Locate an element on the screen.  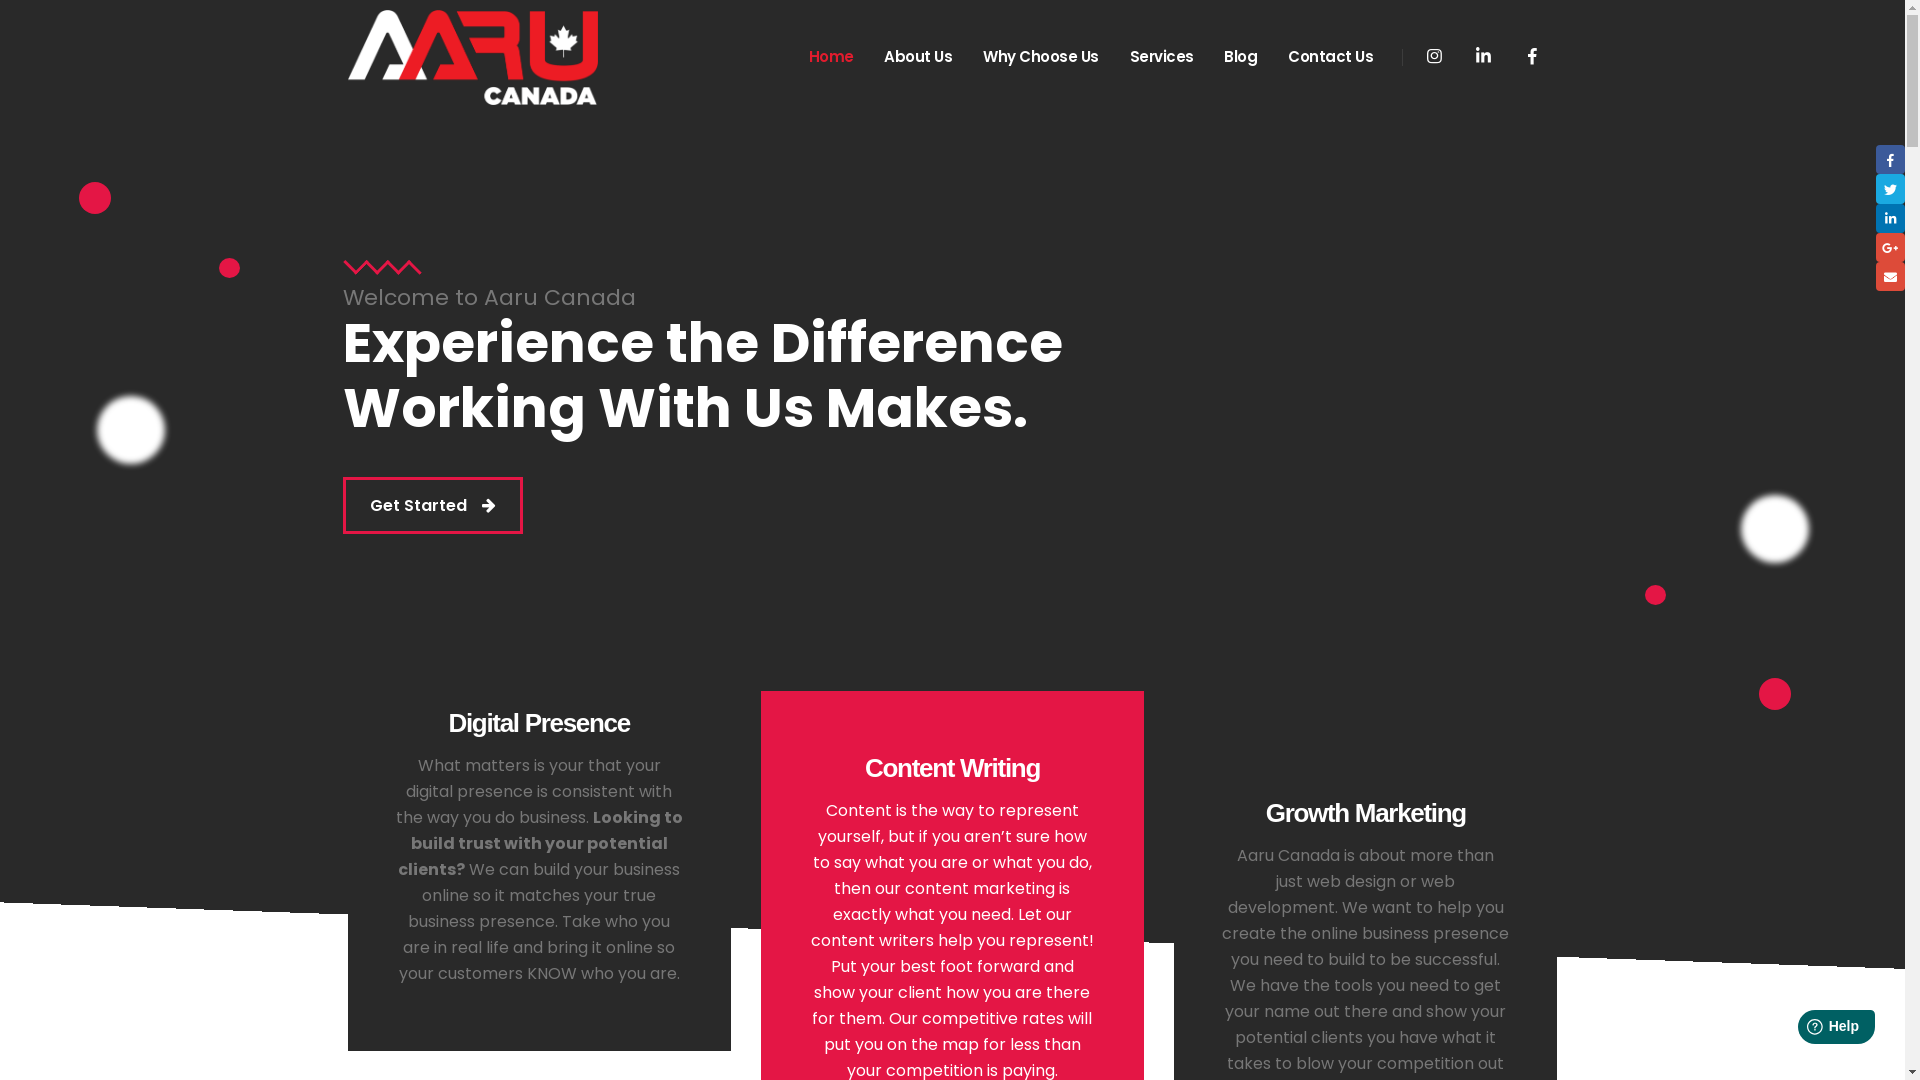
'Facebook' is located at coordinates (1530, 55).